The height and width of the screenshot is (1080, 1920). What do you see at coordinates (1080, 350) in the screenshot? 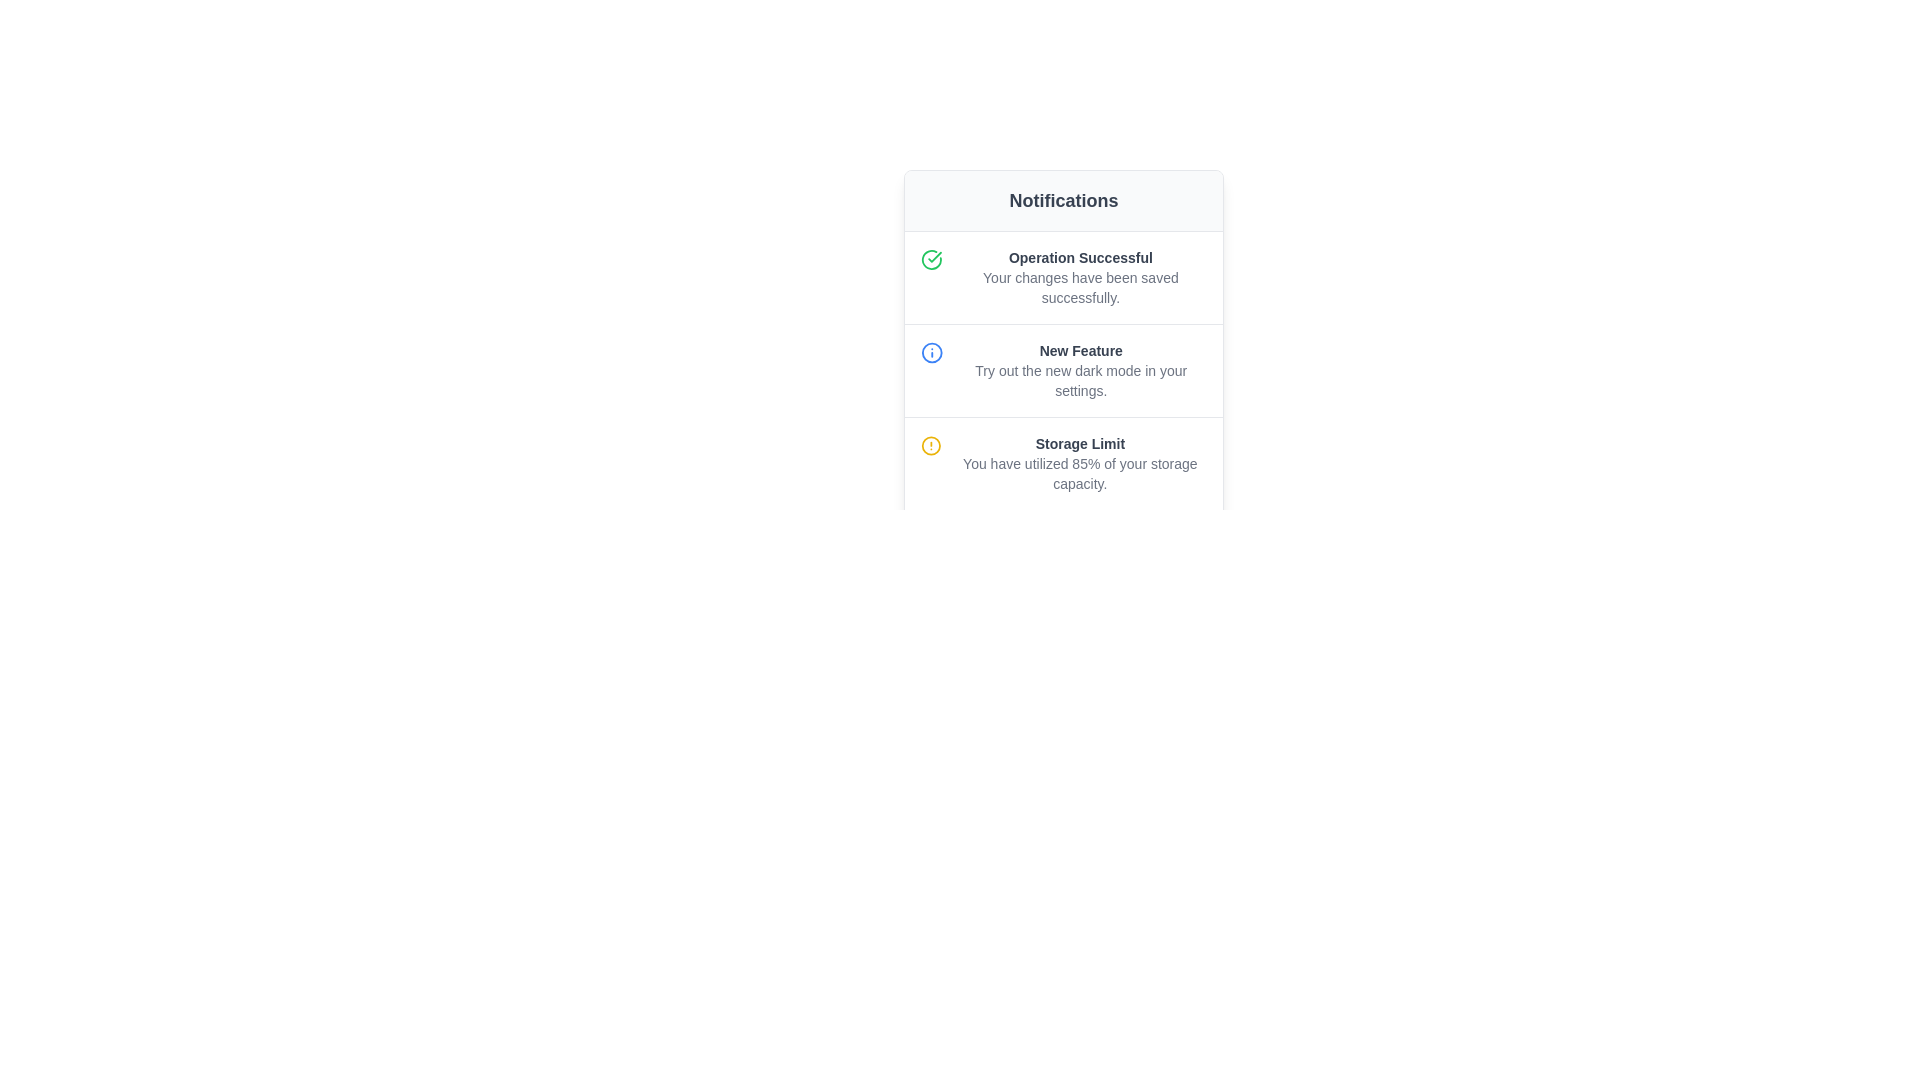
I see `the 'New Feature' text label in the second notification card of the notification list, which is styled in bold and darker gray, larger than the smaller text below it` at bounding box center [1080, 350].